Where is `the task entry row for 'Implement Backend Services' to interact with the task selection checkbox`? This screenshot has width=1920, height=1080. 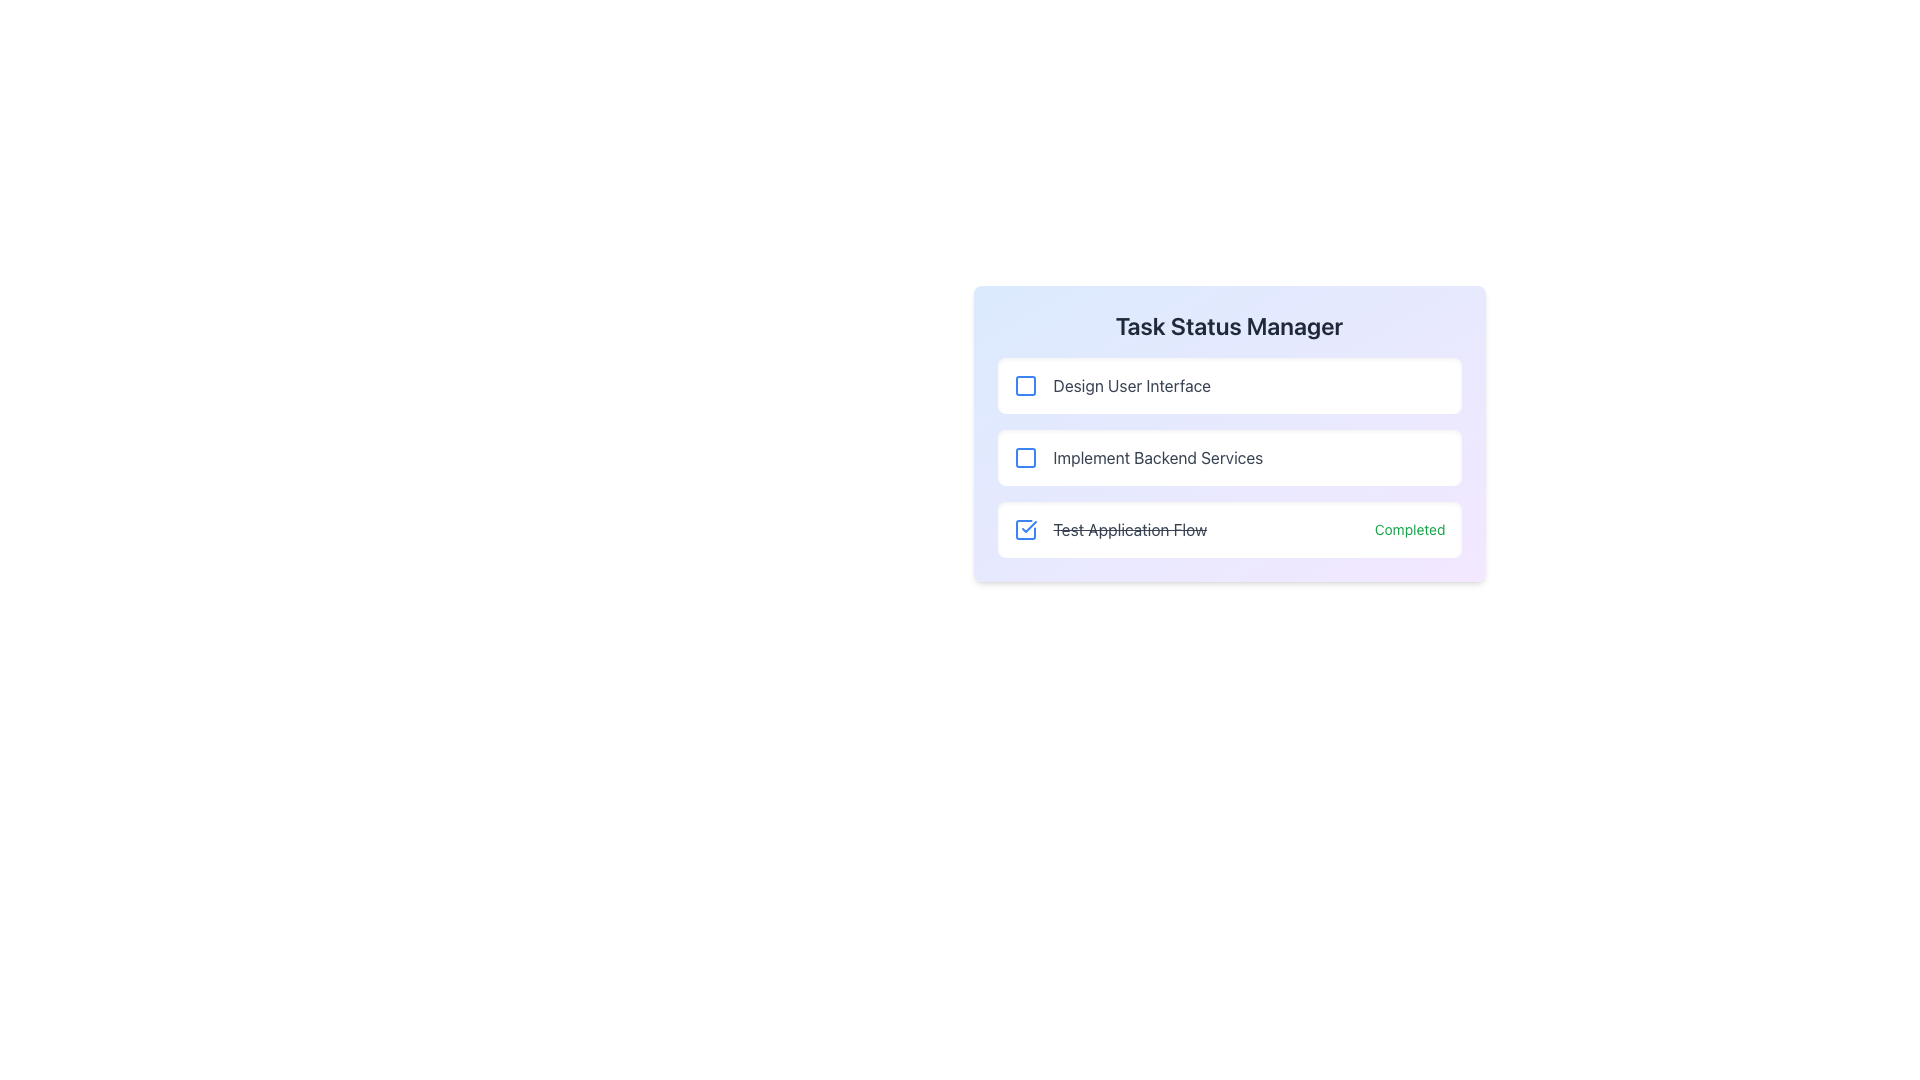
the task entry row for 'Implement Backend Services' to interact with the task selection checkbox is located at coordinates (1228, 458).